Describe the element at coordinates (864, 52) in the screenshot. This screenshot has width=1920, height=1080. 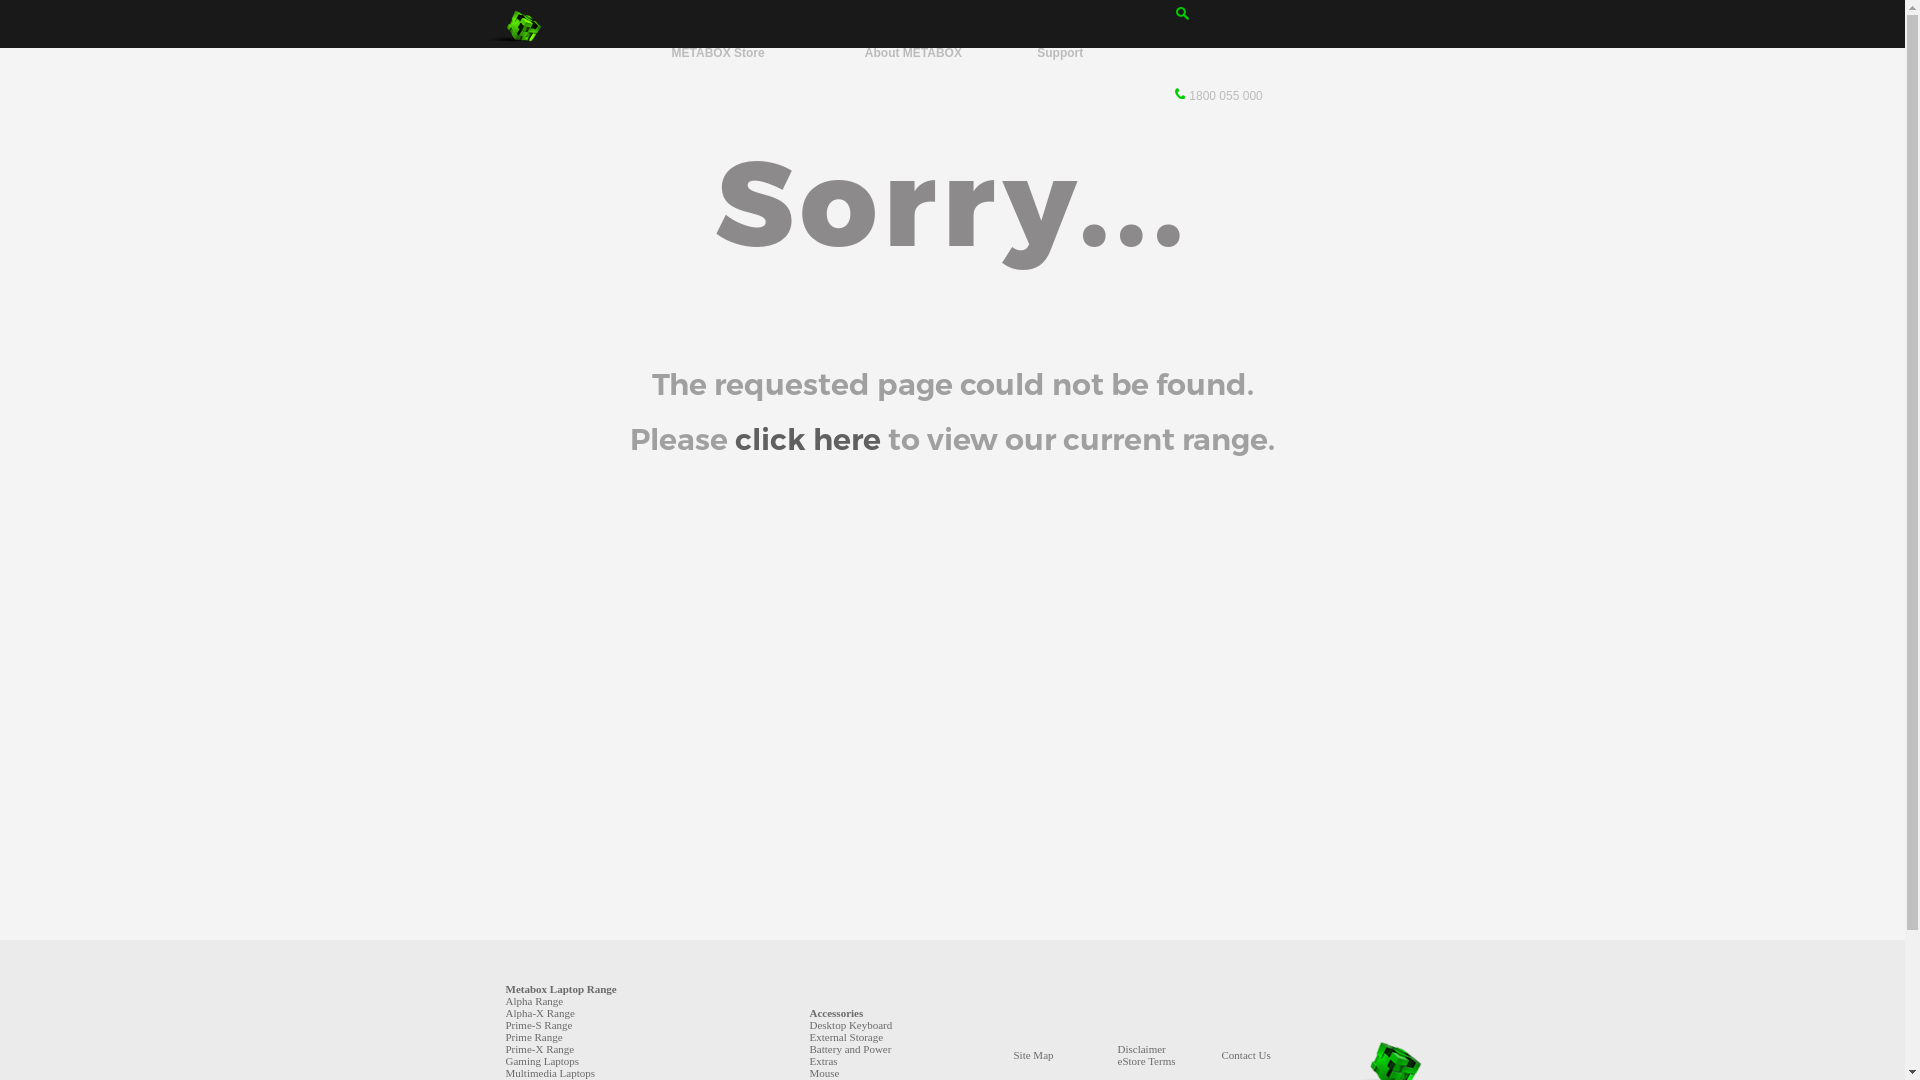
I see `'About METABOX'` at that location.